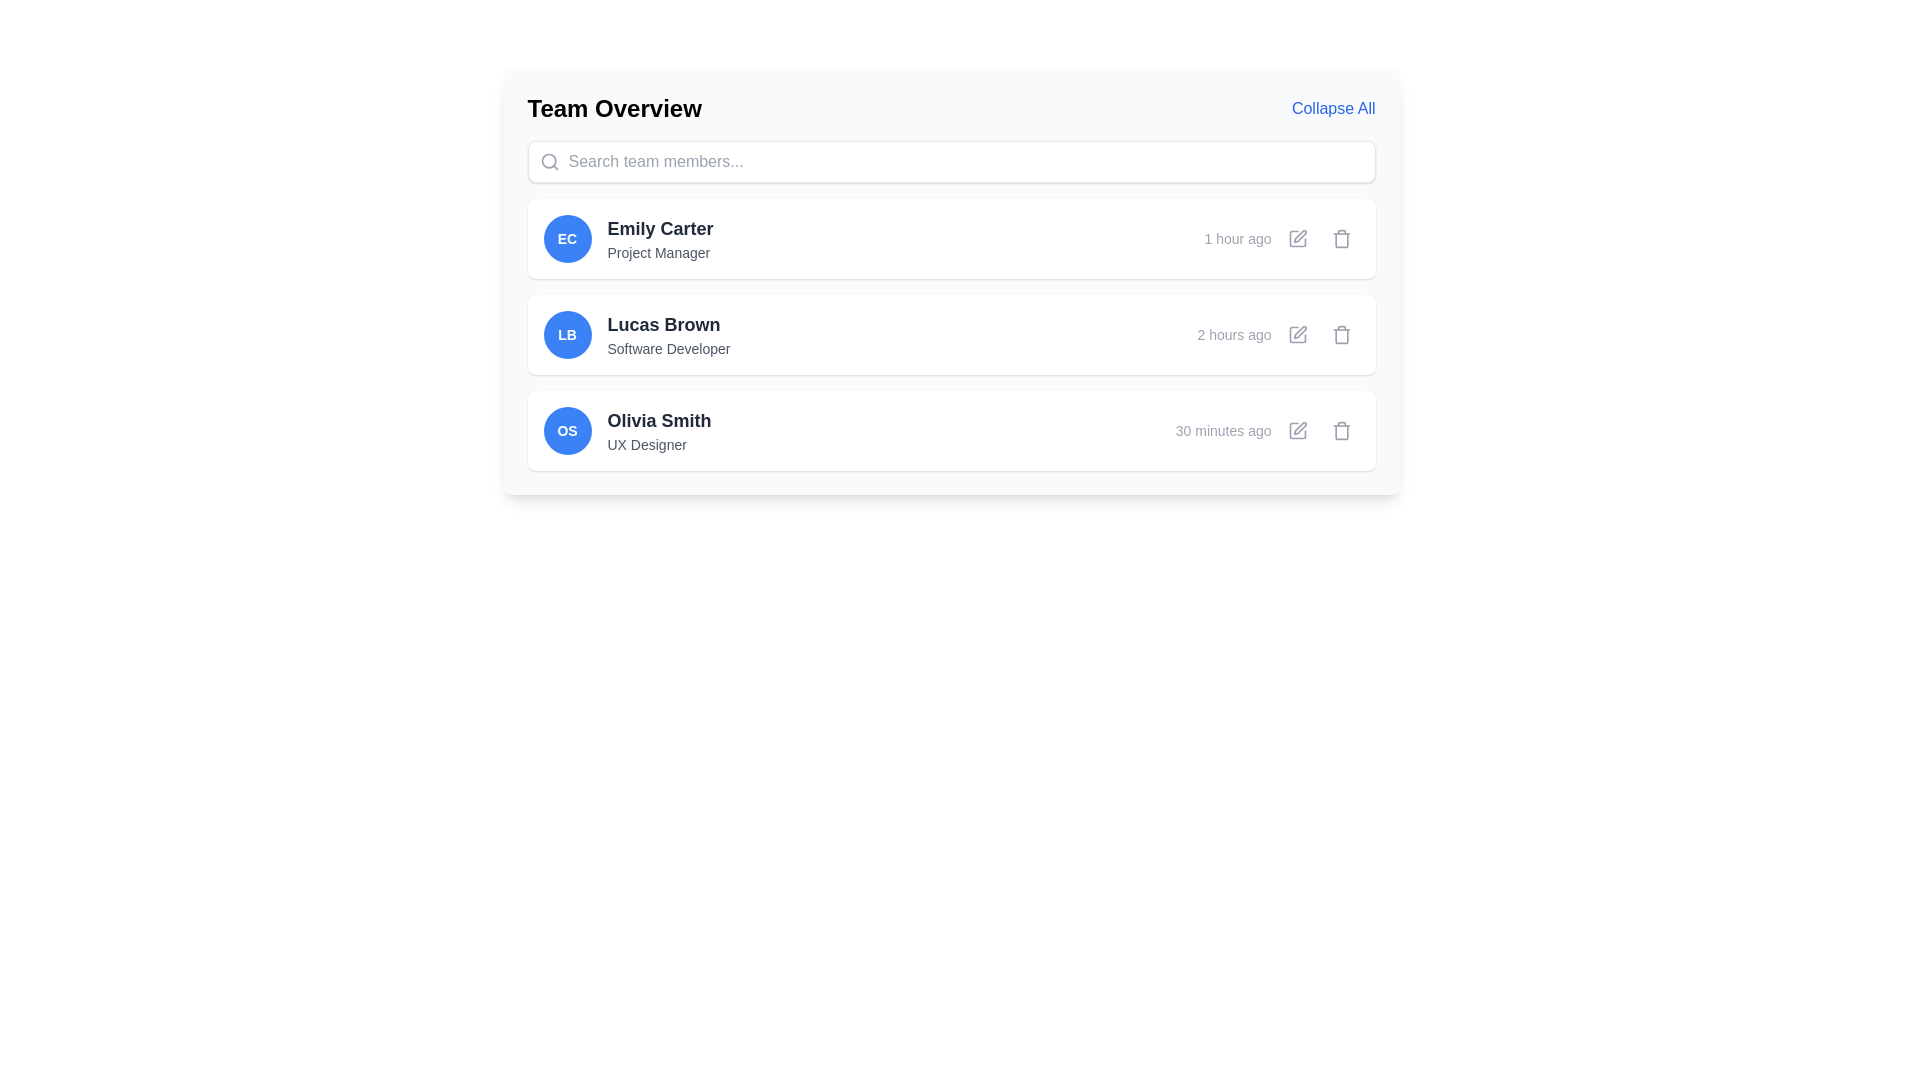 The height and width of the screenshot is (1080, 1920). I want to click on the pencil icon button styled for editing action, located within a light gray rounded square background, to initiate editing, so click(1297, 238).